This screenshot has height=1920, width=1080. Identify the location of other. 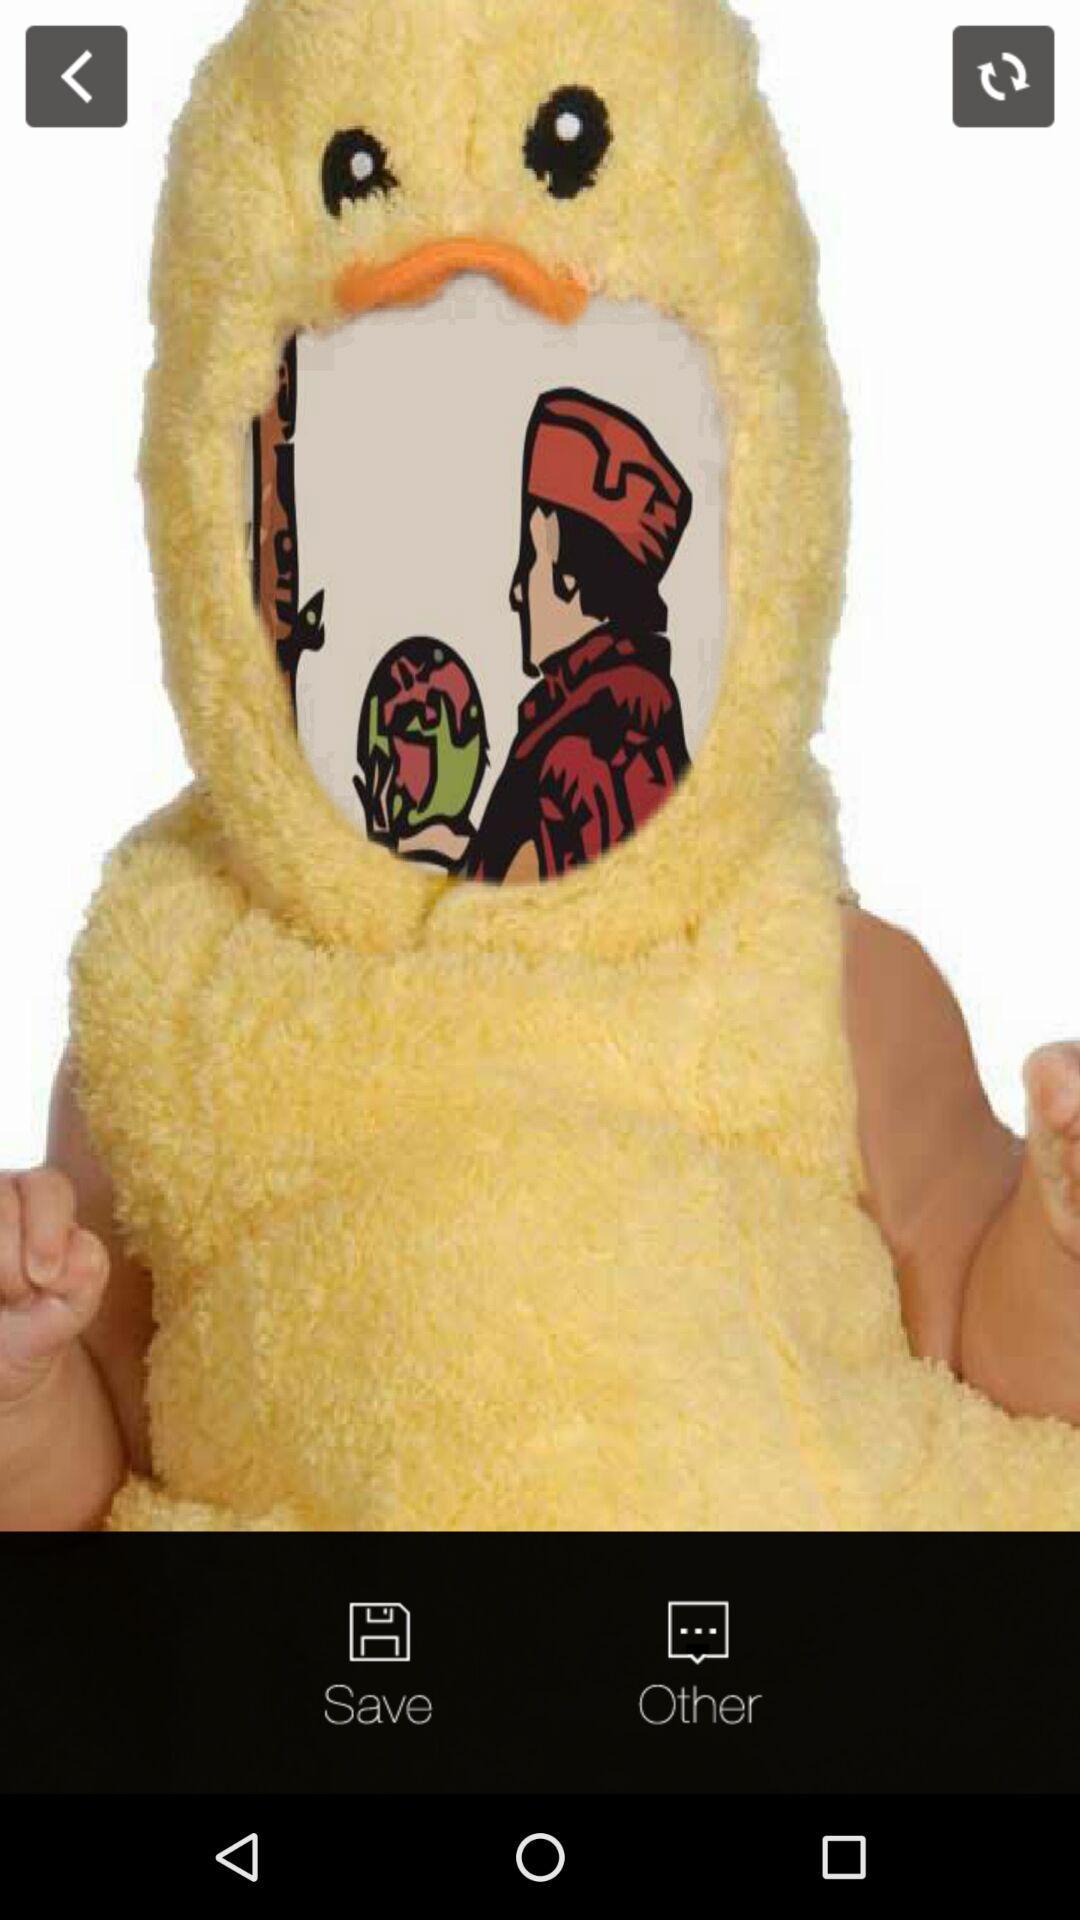
(696, 1662).